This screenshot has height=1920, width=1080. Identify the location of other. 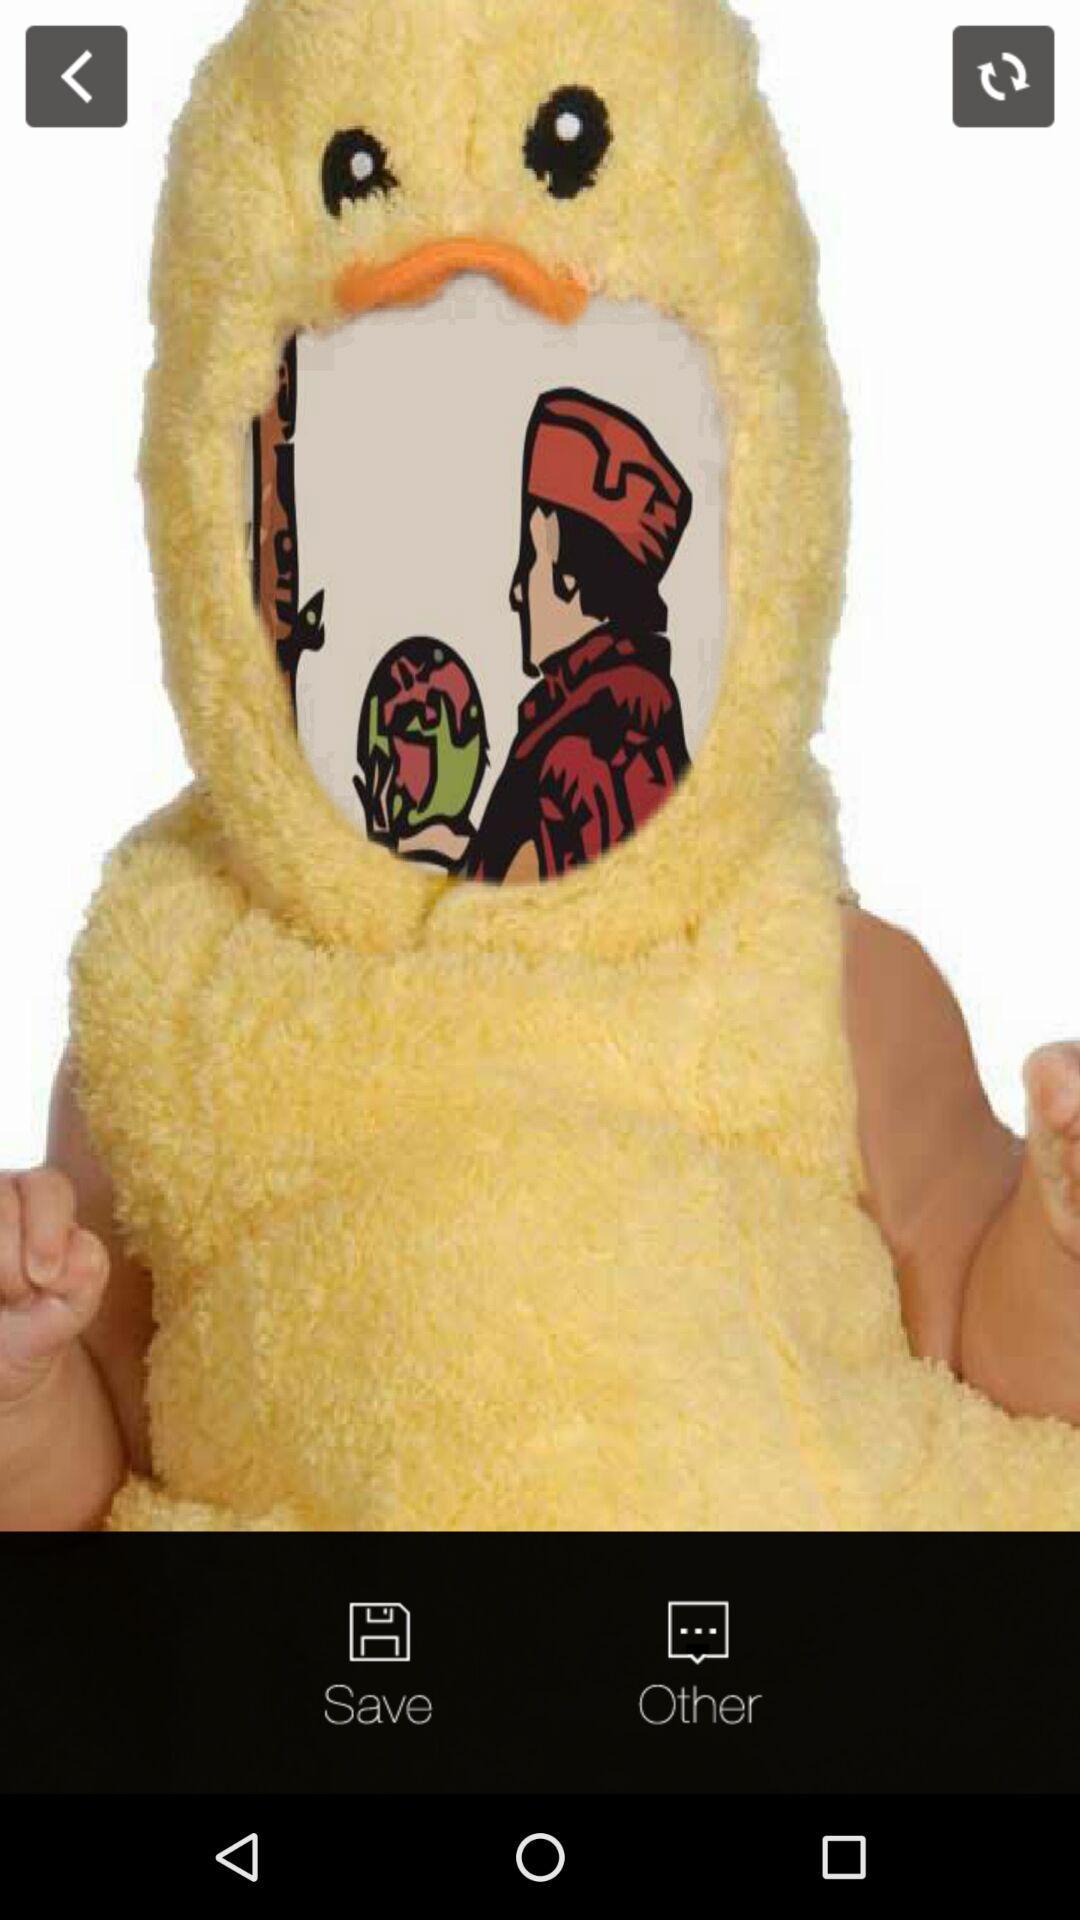
(696, 1662).